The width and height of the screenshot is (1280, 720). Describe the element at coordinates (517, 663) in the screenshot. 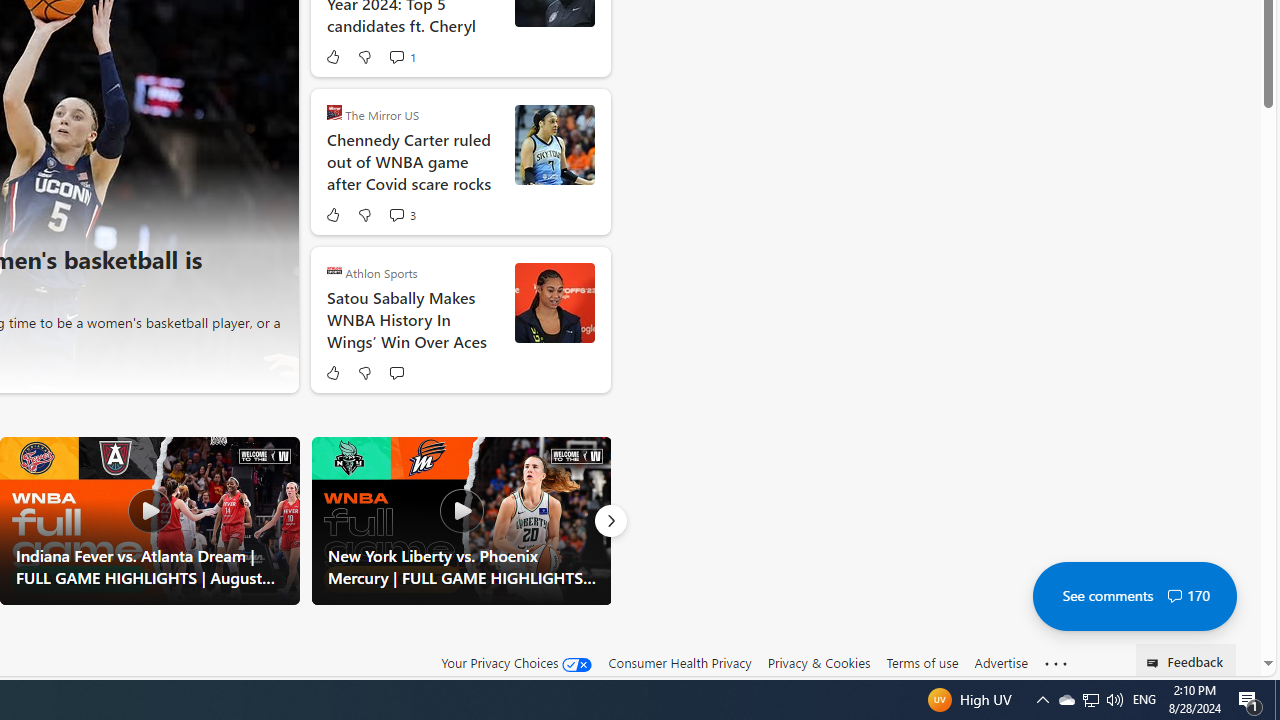

I see `'Your Privacy Choices'` at that location.